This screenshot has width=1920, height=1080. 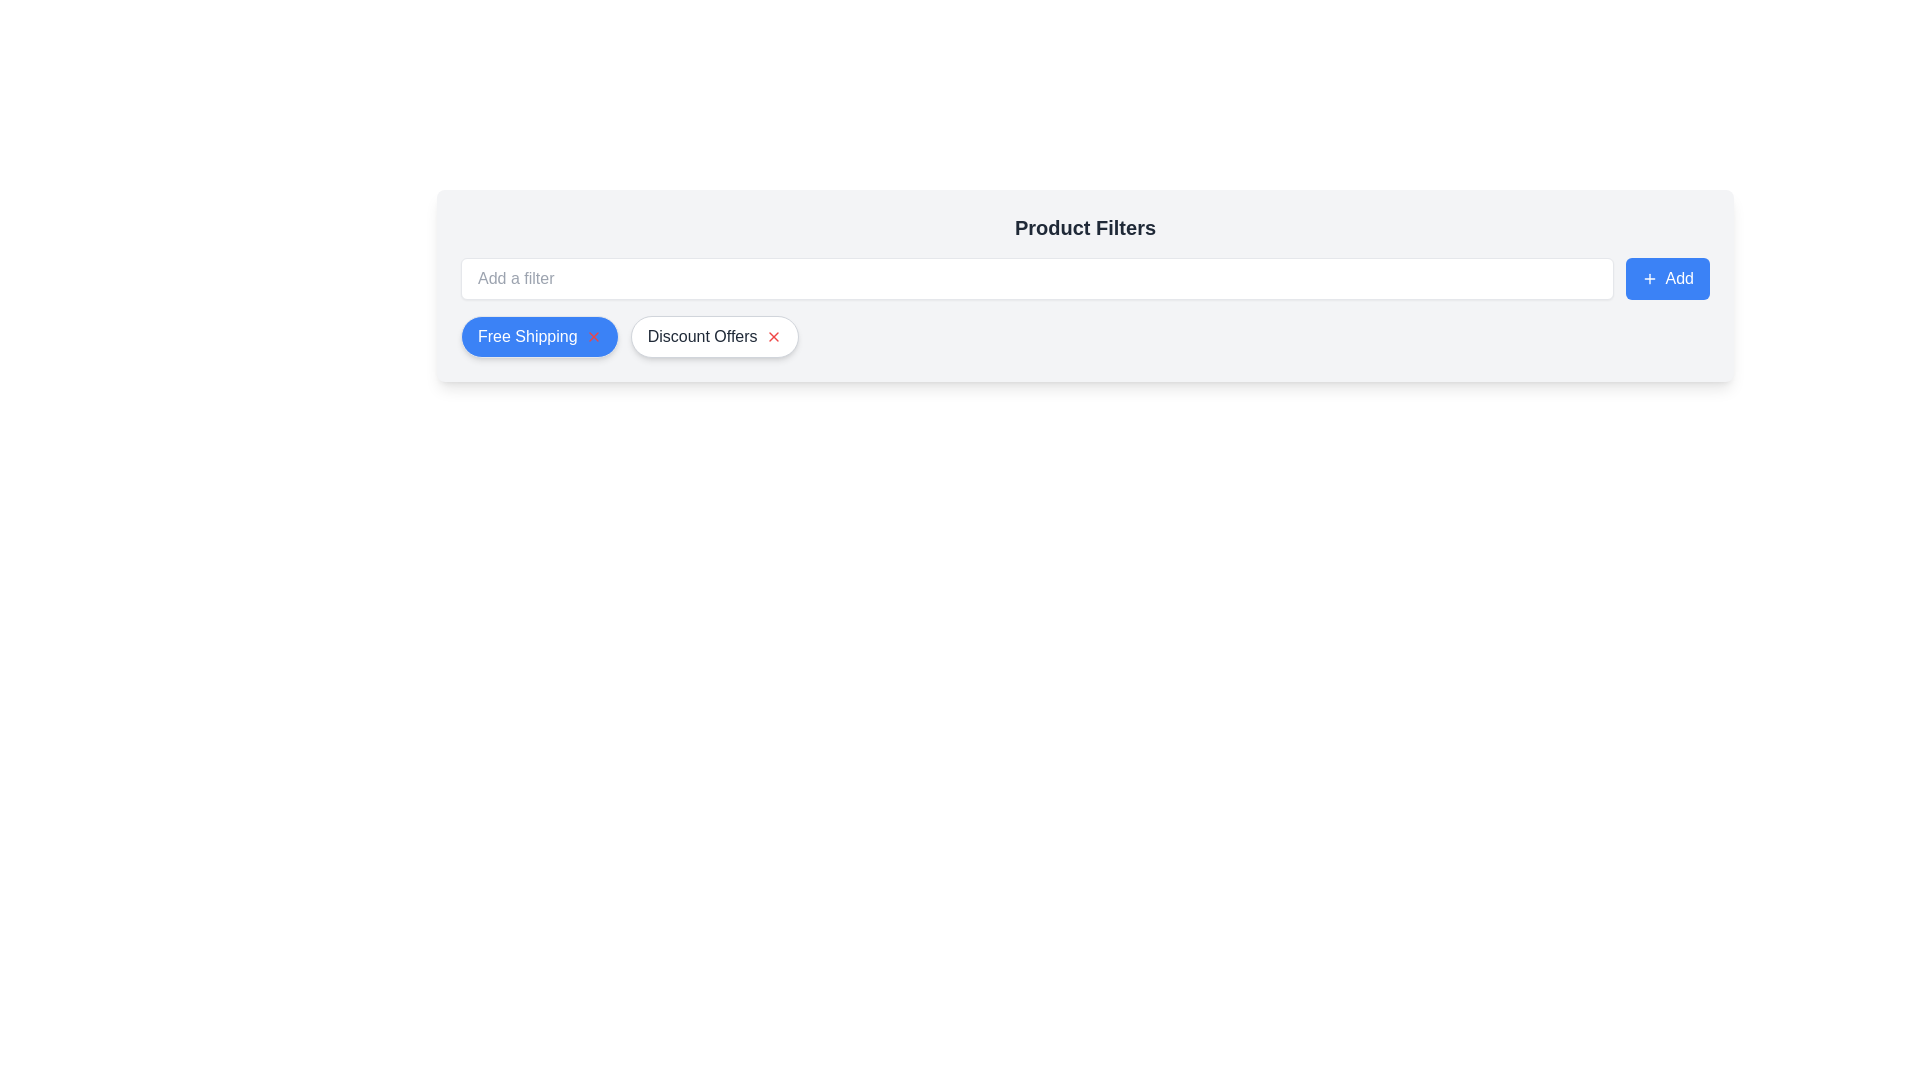 I want to click on the blue button labeled 'Add' which contains a small blue plus icon to the left of the text, so click(x=1649, y=278).